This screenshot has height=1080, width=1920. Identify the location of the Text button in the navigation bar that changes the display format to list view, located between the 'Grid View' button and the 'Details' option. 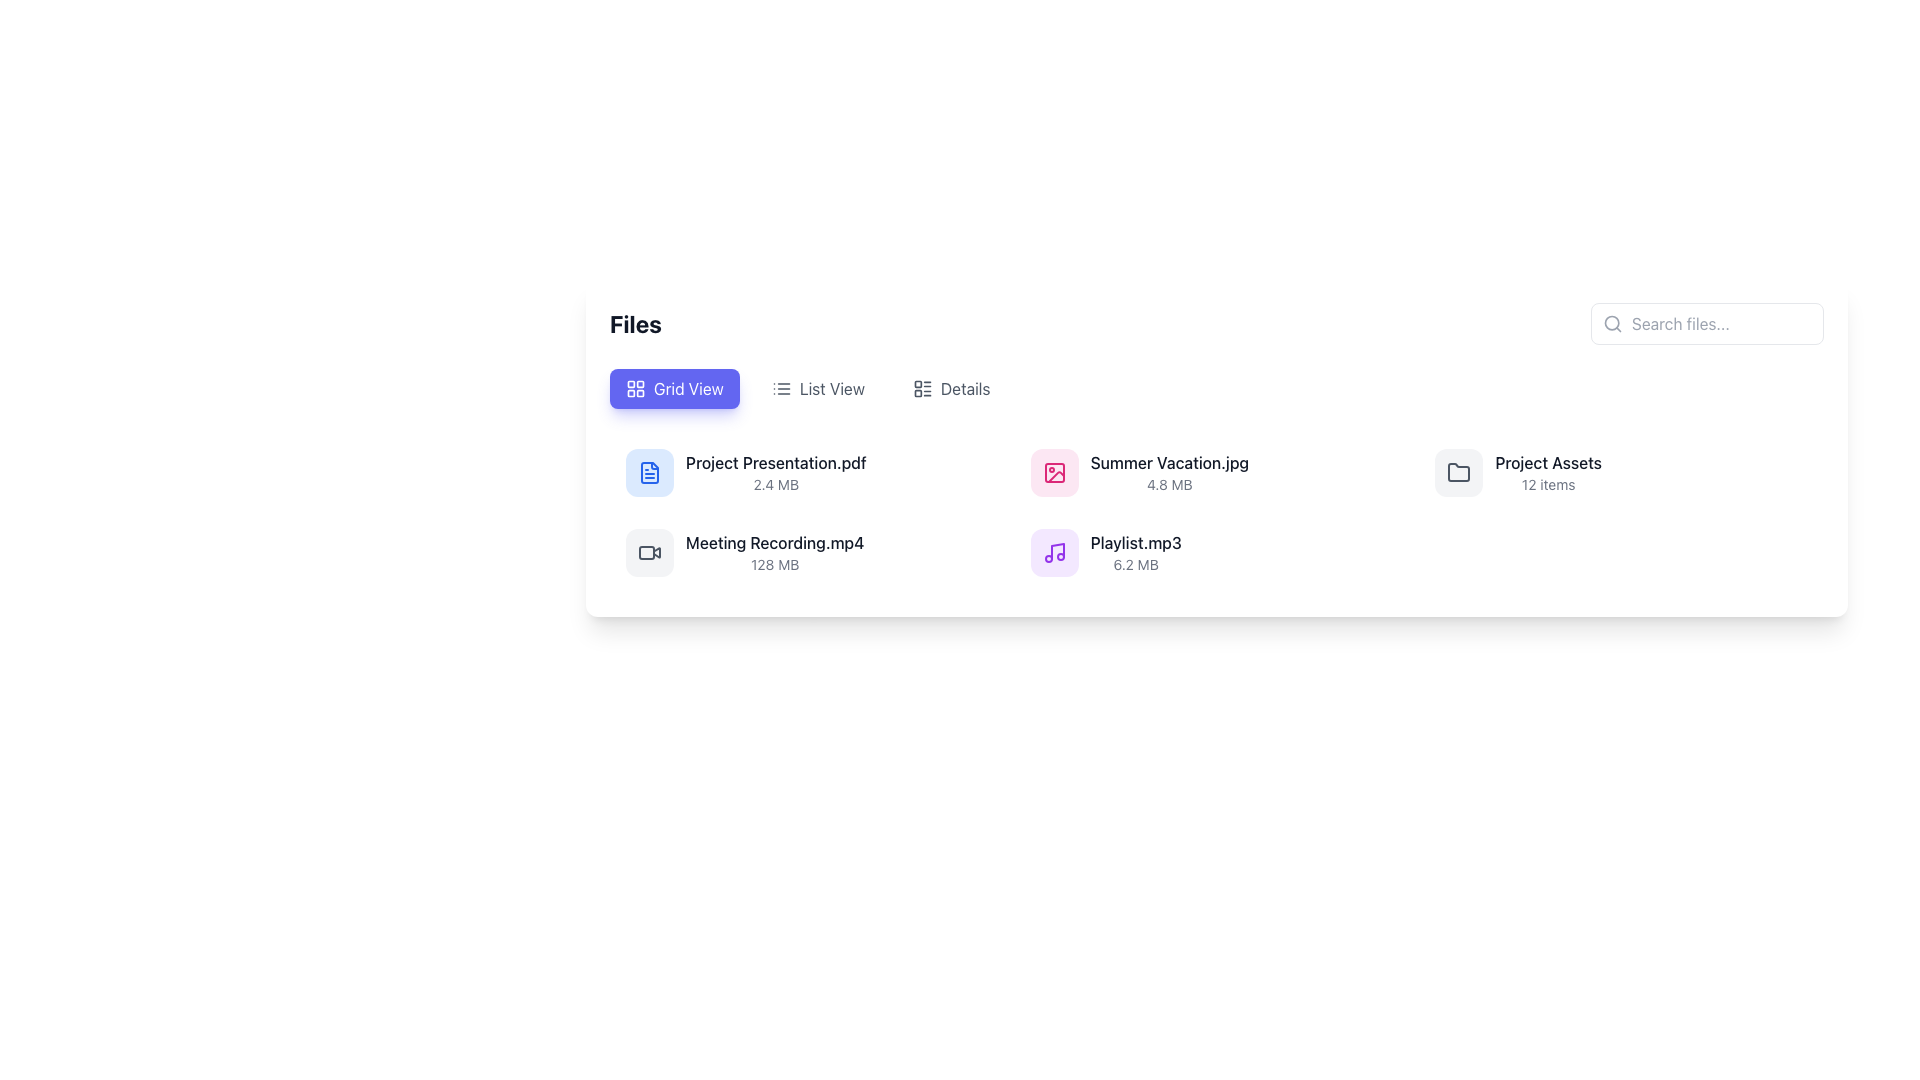
(832, 389).